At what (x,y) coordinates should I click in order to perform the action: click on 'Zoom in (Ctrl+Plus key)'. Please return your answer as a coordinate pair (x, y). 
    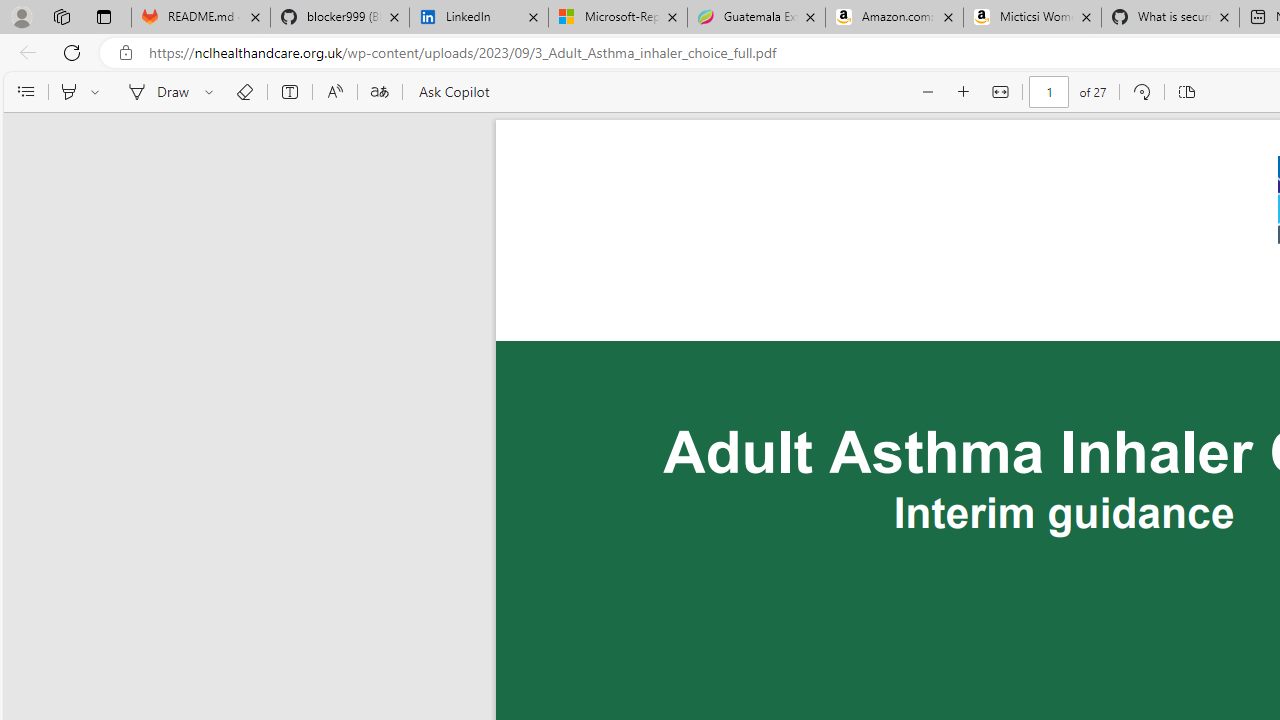
    Looking at the image, I should click on (964, 92).